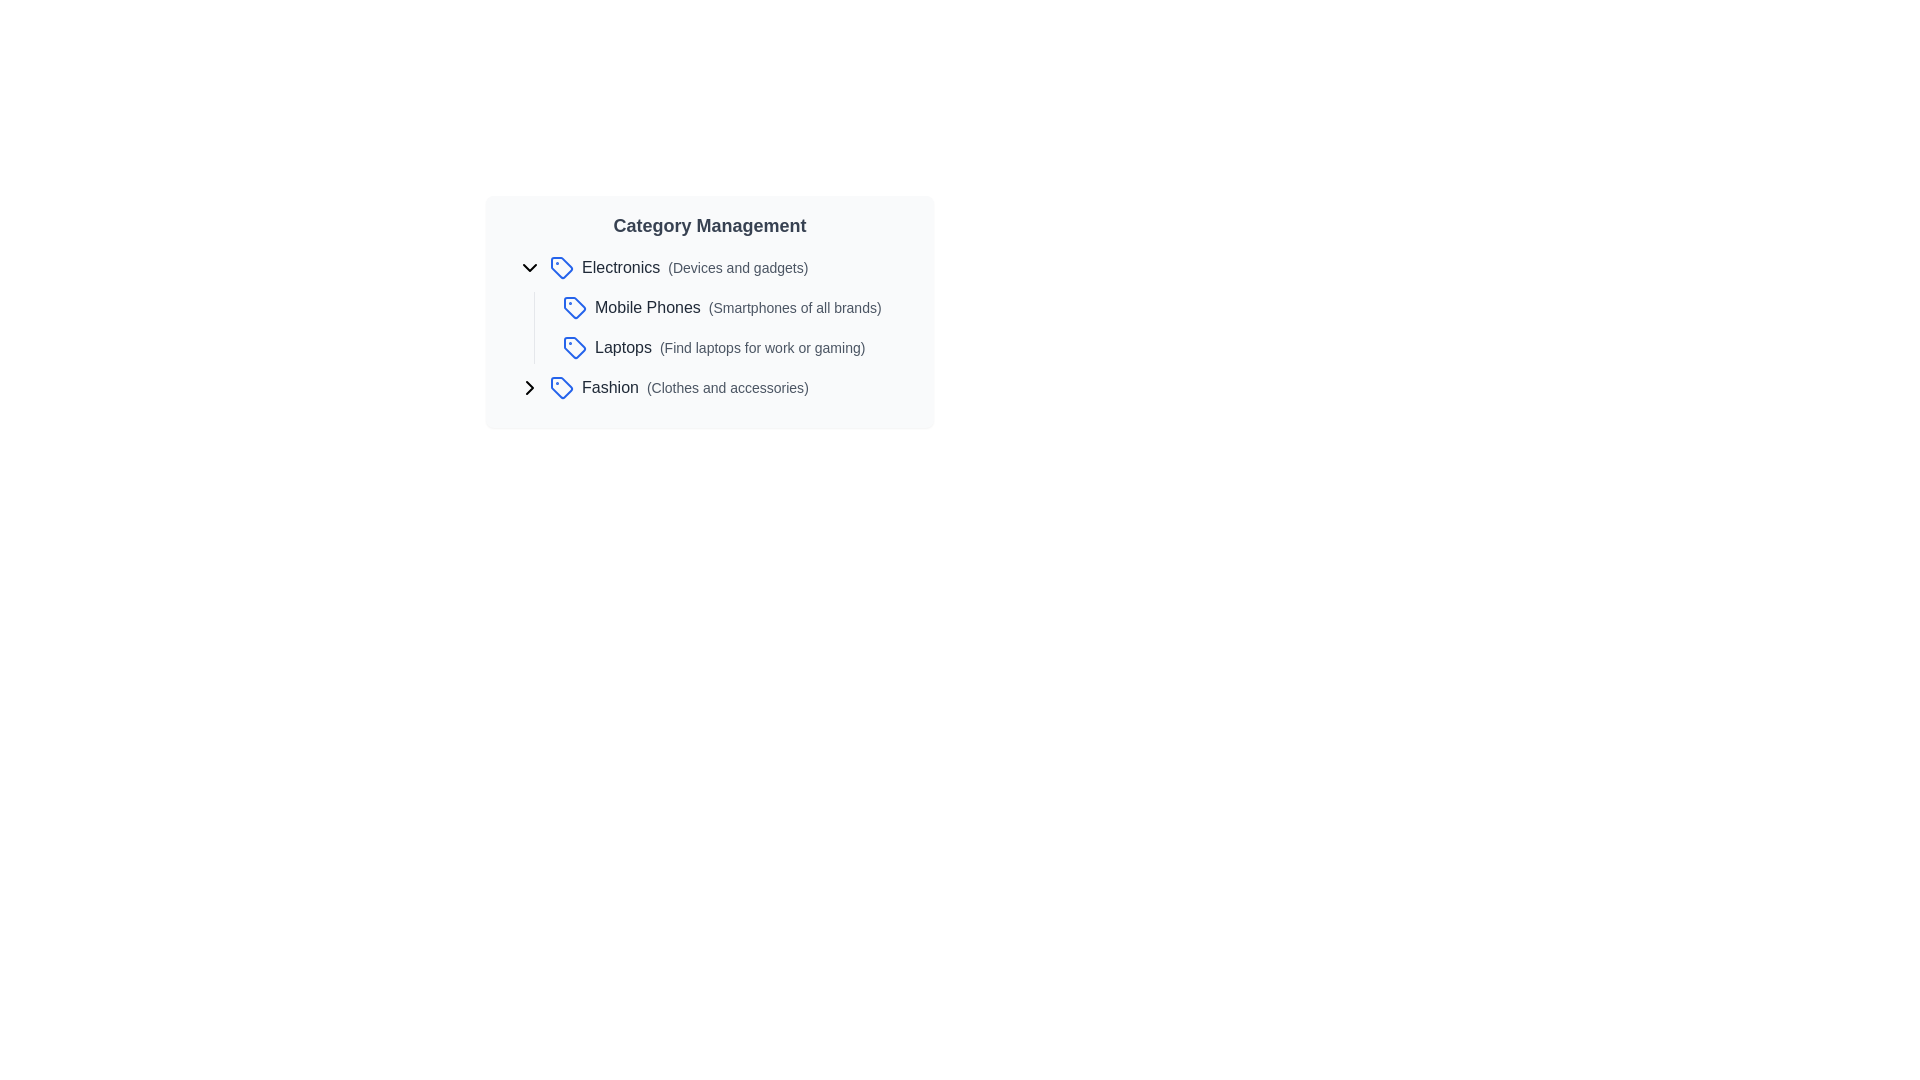 This screenshot has height=1080, width=1920. What do you see at coordinates (560, 266) in the screenshot?
I see `the small, stylized blue tag icon located to the left of the text 'Electronics (Devices and gadgets)' in the 'Category Management' list` at bounding box center [560, 266].